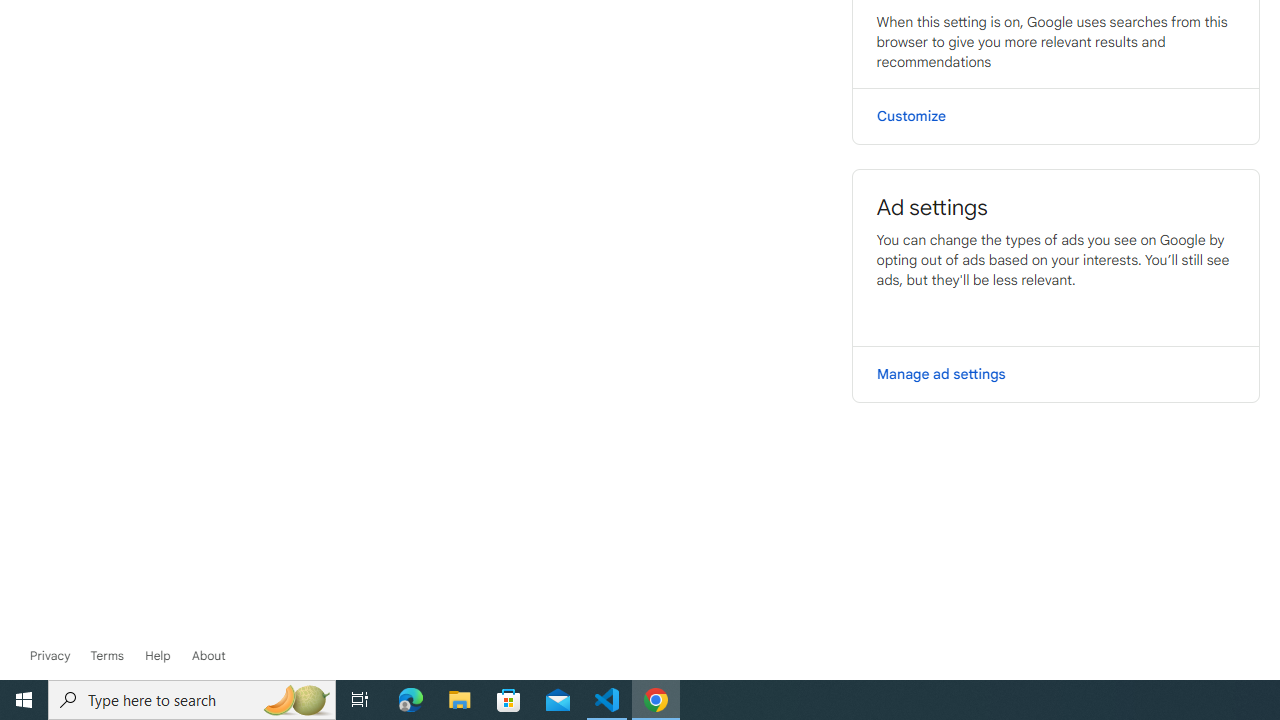 This screenshot has width=1280, height=720. I want to click on 'Learn more about Google Account', so click(208, 655).